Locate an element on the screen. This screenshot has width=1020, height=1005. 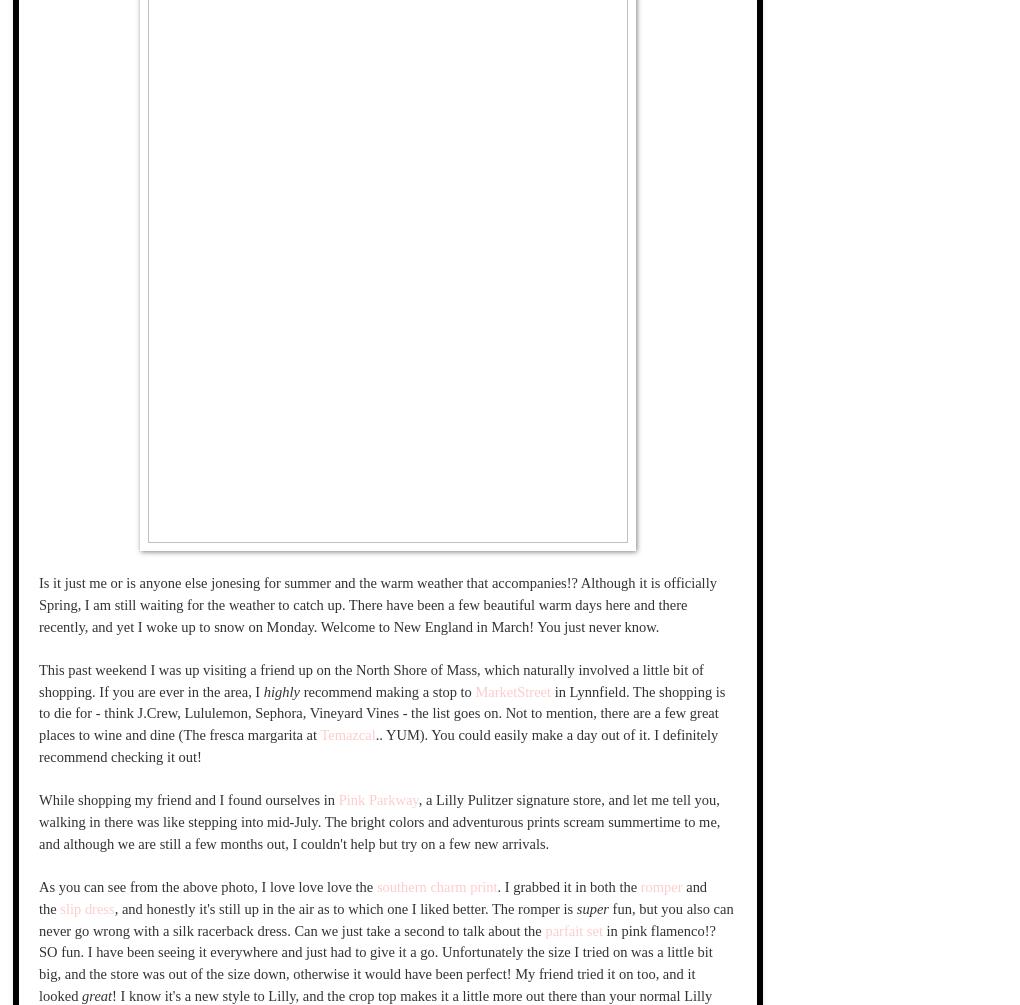
'highly' is located at coordinates (280, 691).